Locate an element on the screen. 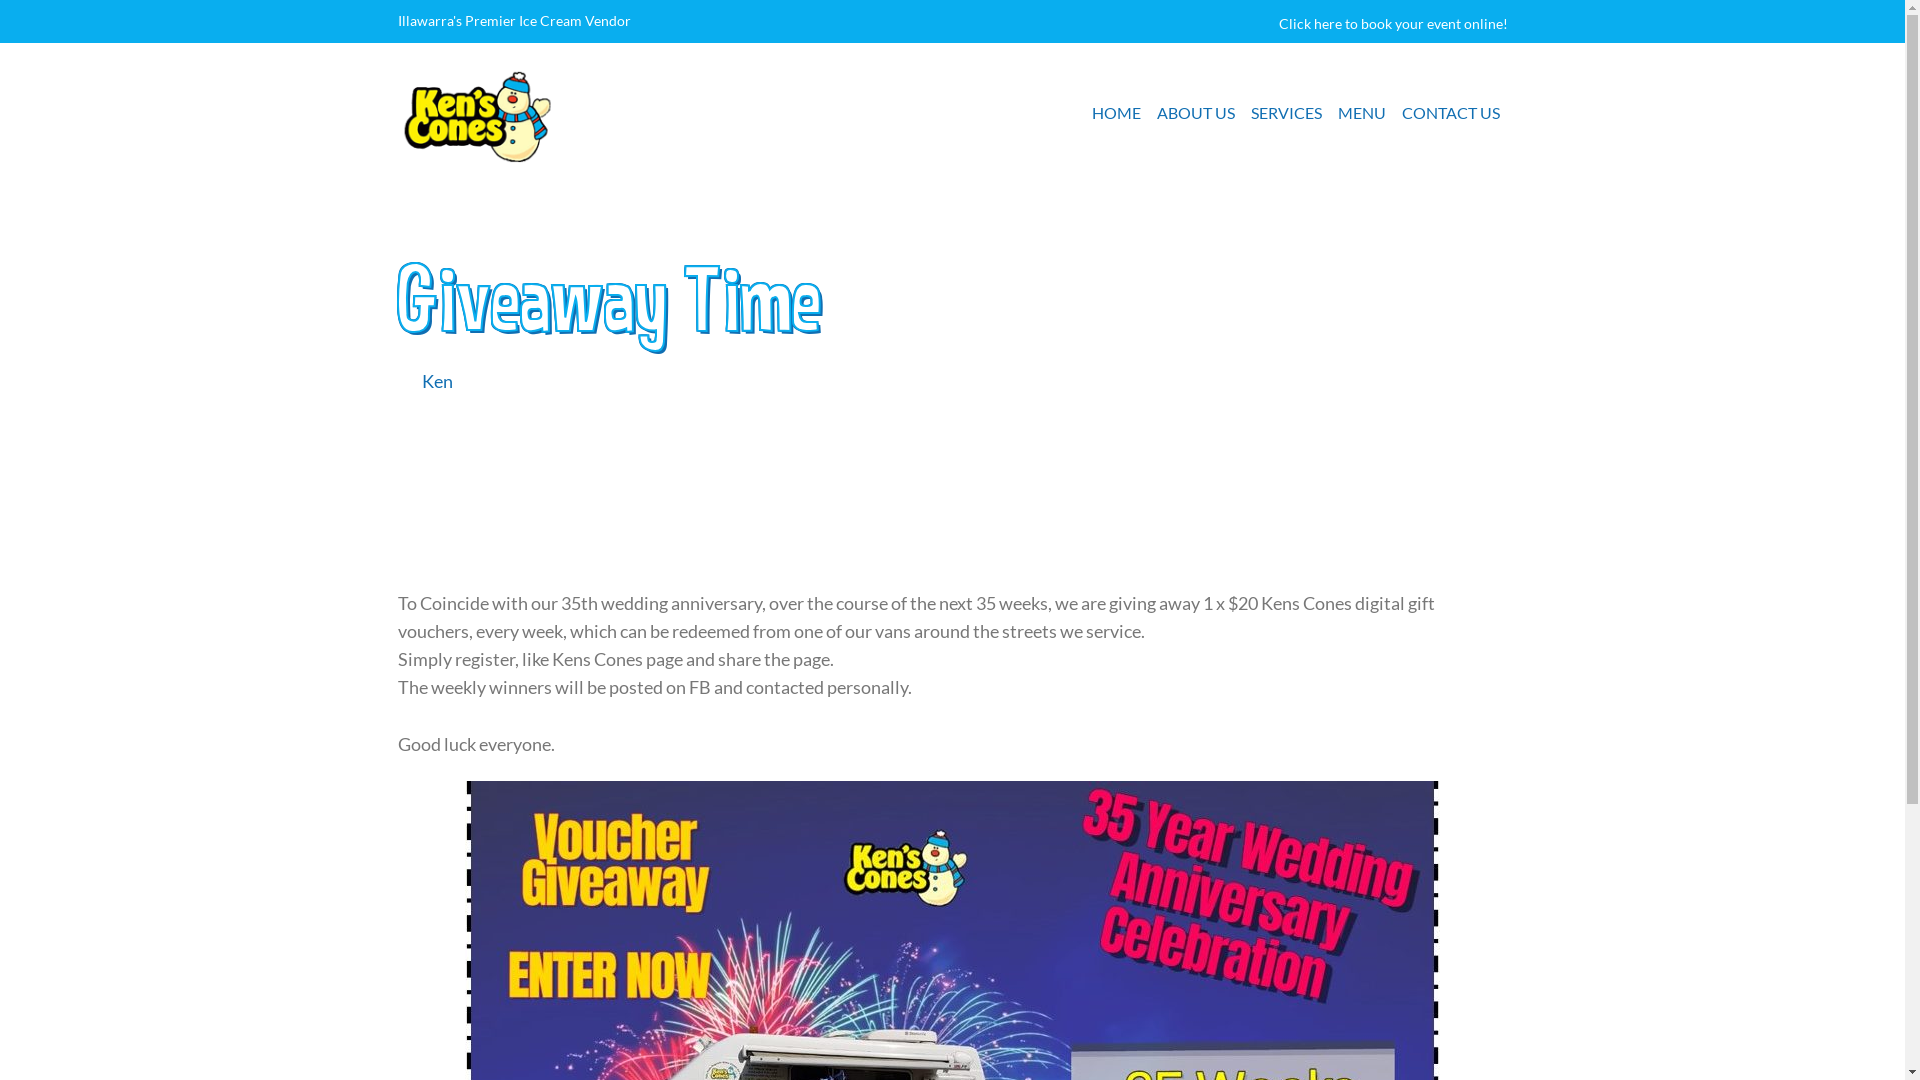  'HOME' is located at coordinates (1115, 112).